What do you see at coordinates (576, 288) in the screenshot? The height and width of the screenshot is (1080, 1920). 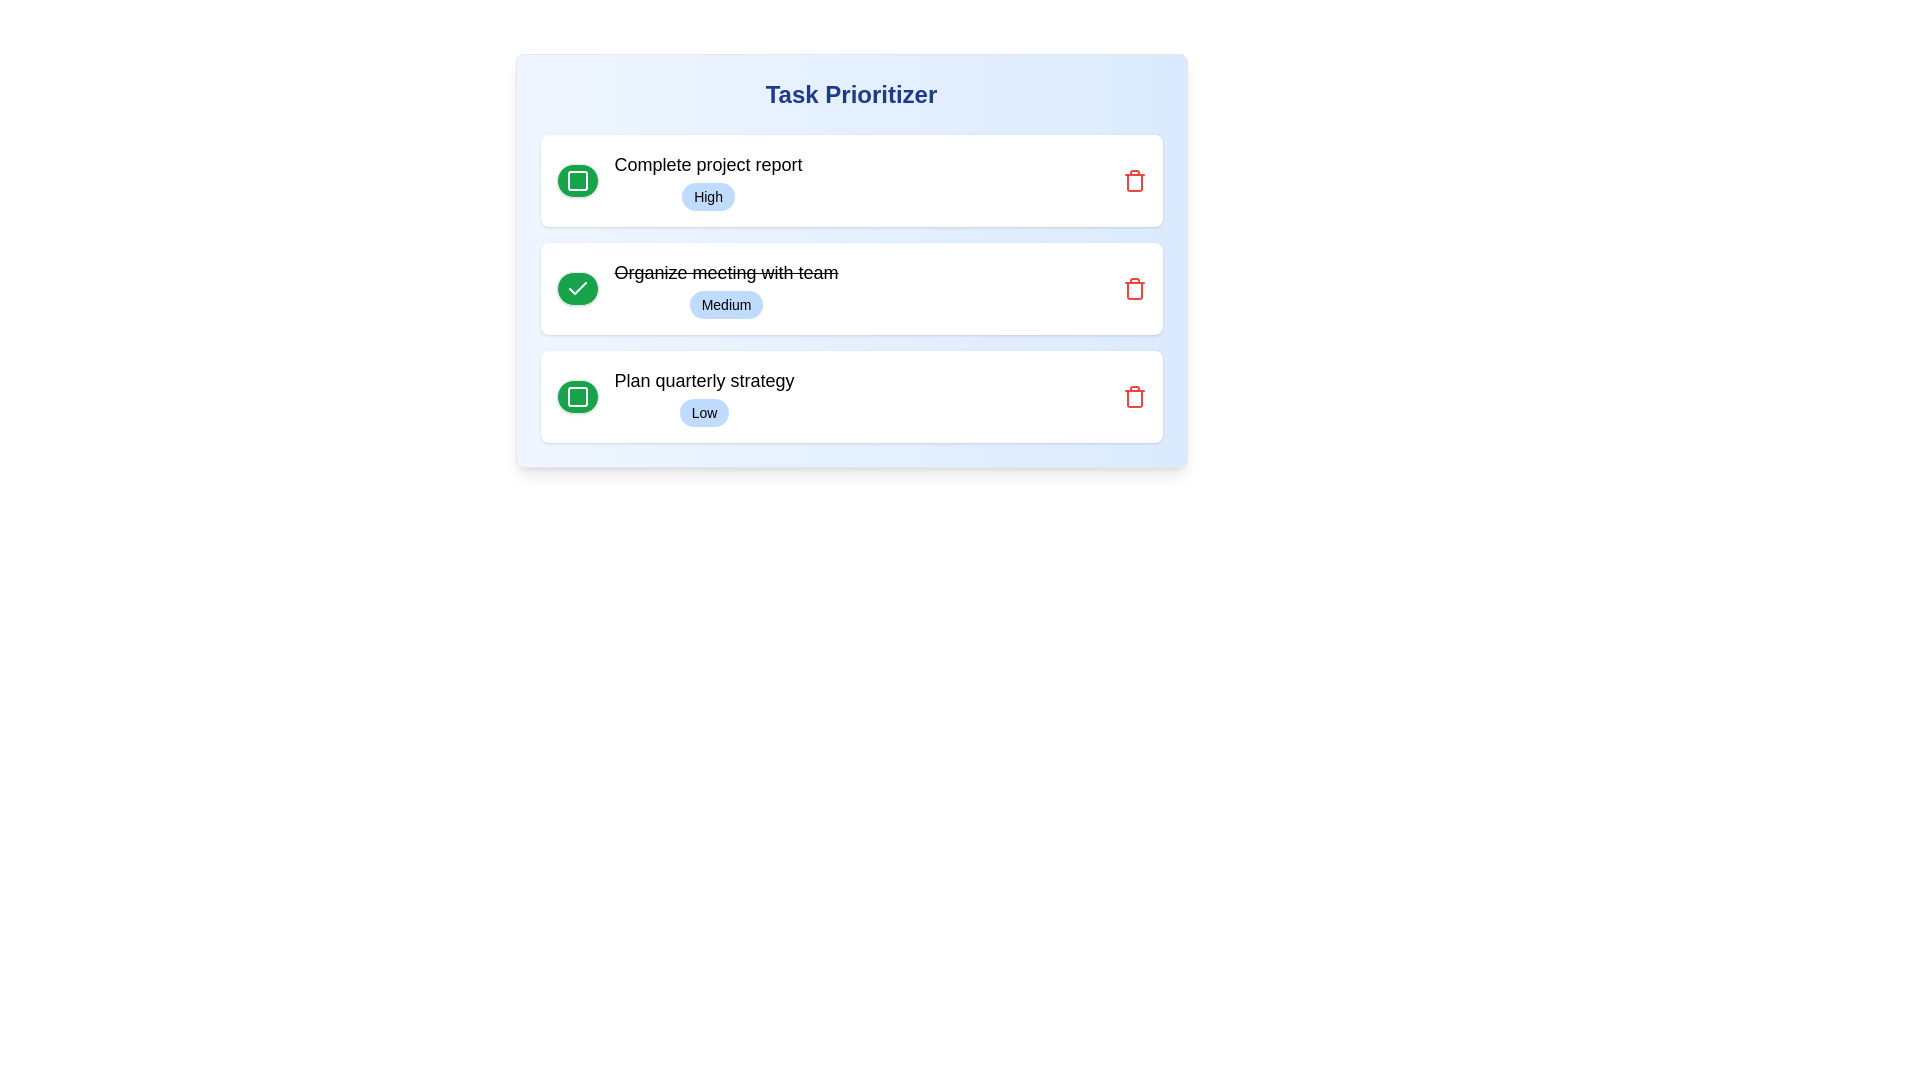 I see `the second checkmark icon that indicates the completed status of the task 'Organize meeting with team' in the task manager interface` at bounding box center [576, 288].